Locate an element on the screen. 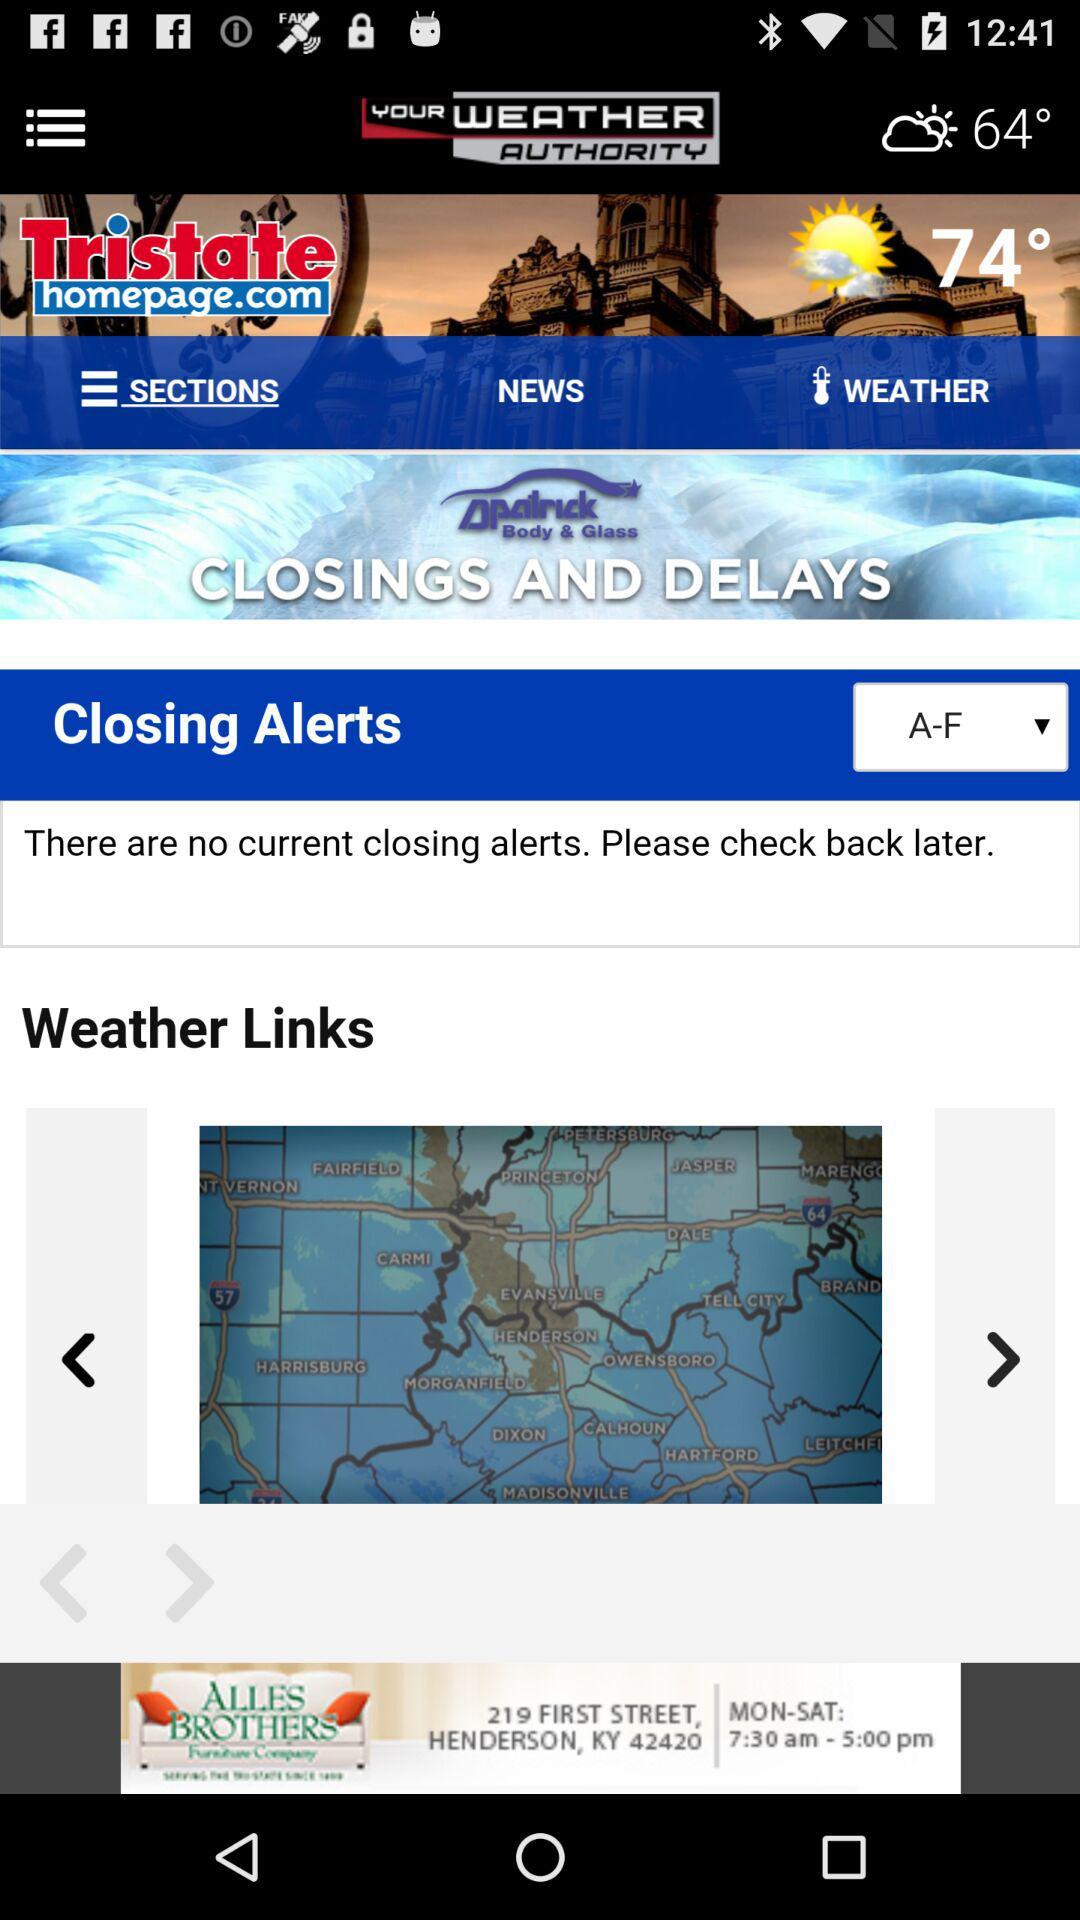 This screenshot has height=1920, width=1080. advertisement page is located at coordinates (540, 1727).